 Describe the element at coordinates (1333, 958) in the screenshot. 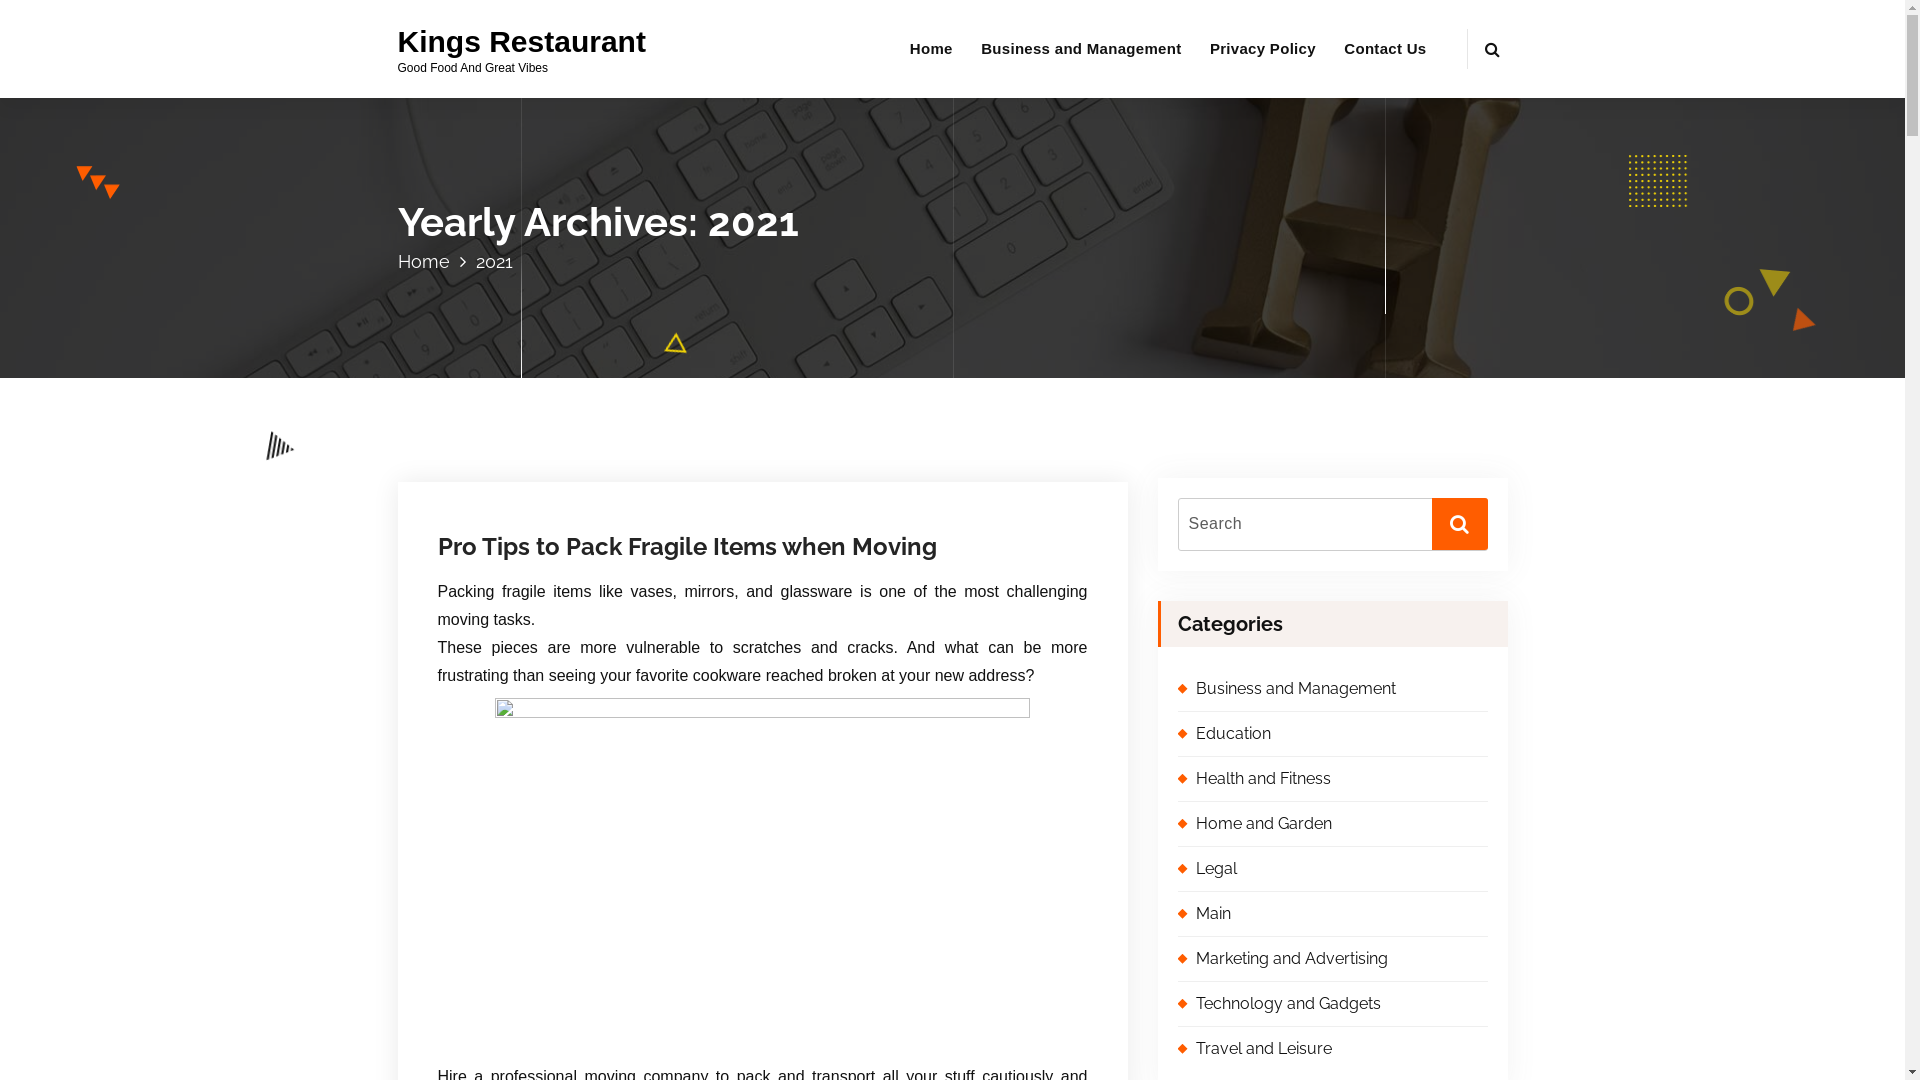

I see `'Marketing and Advertising'` at that location.